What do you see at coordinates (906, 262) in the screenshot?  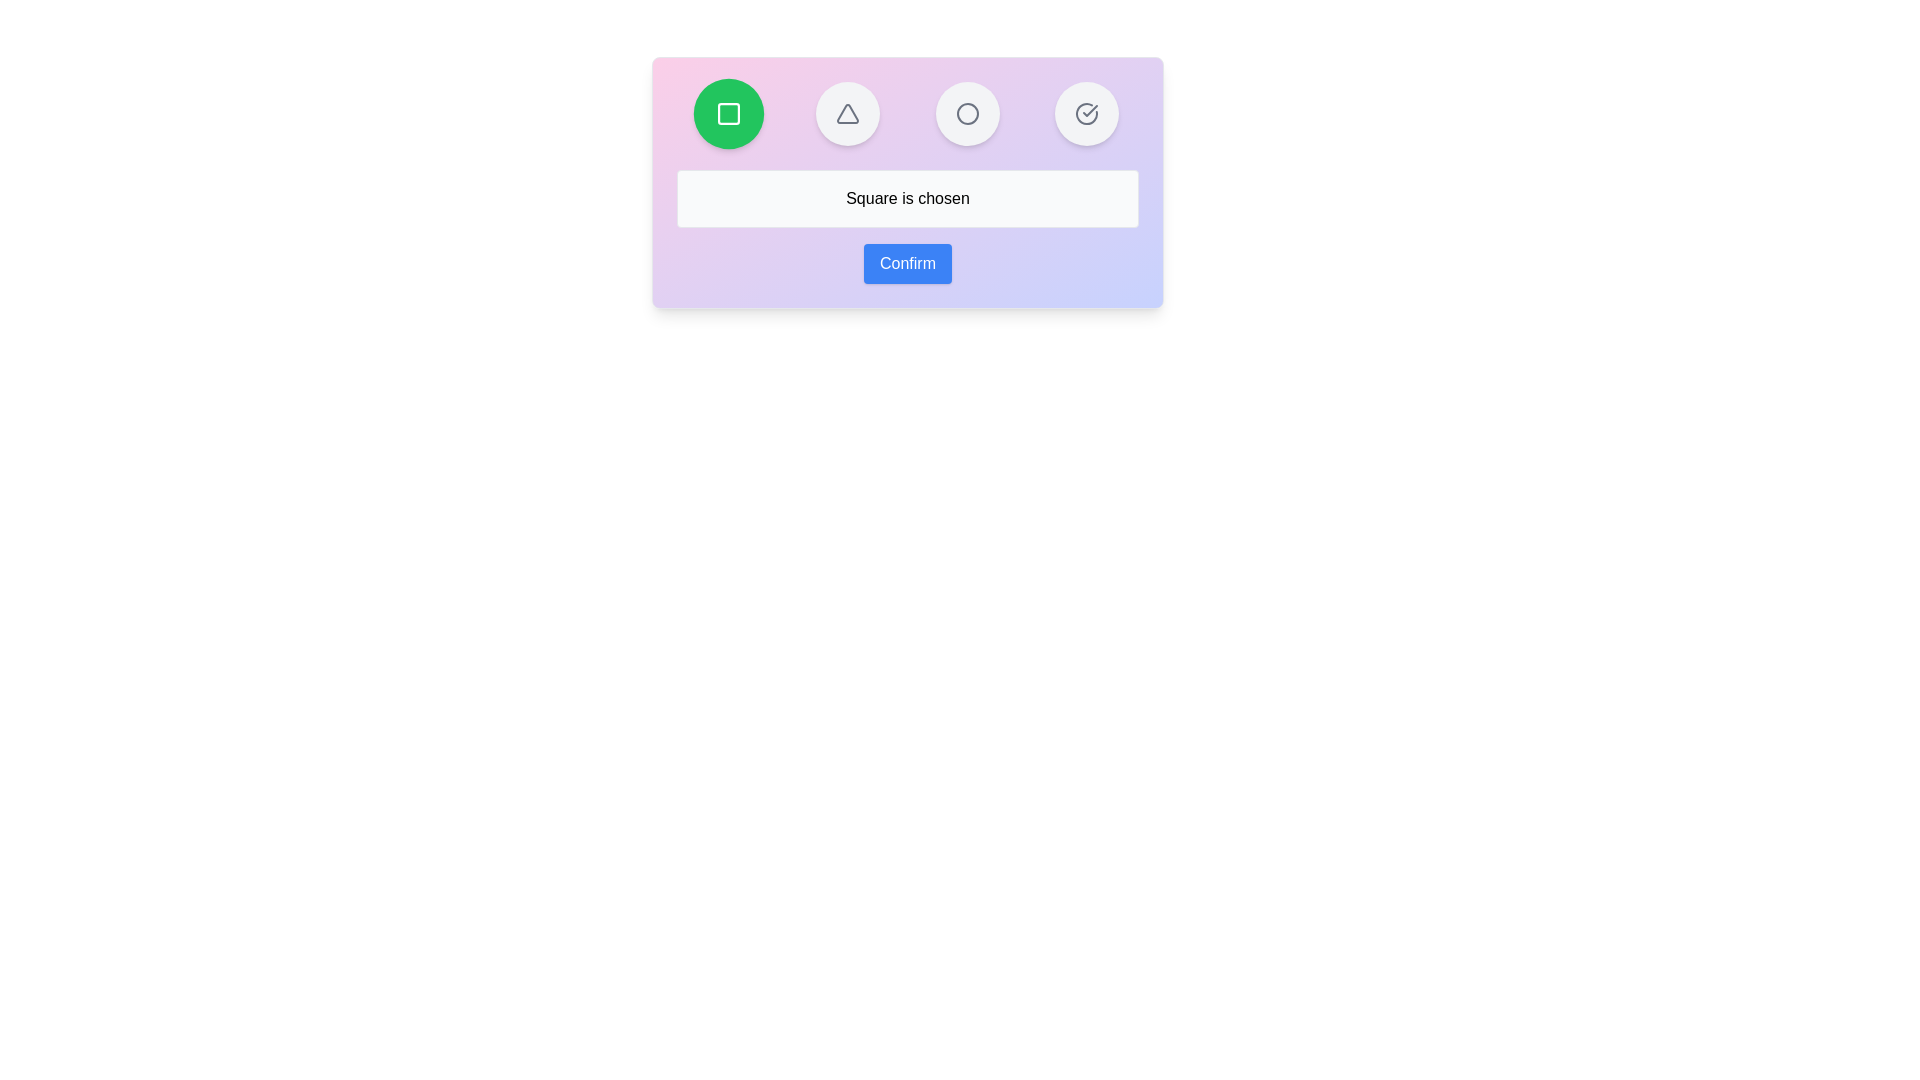 I see `the 'Confirm' button to confirm the current selection` at bounding box center [906, 262].